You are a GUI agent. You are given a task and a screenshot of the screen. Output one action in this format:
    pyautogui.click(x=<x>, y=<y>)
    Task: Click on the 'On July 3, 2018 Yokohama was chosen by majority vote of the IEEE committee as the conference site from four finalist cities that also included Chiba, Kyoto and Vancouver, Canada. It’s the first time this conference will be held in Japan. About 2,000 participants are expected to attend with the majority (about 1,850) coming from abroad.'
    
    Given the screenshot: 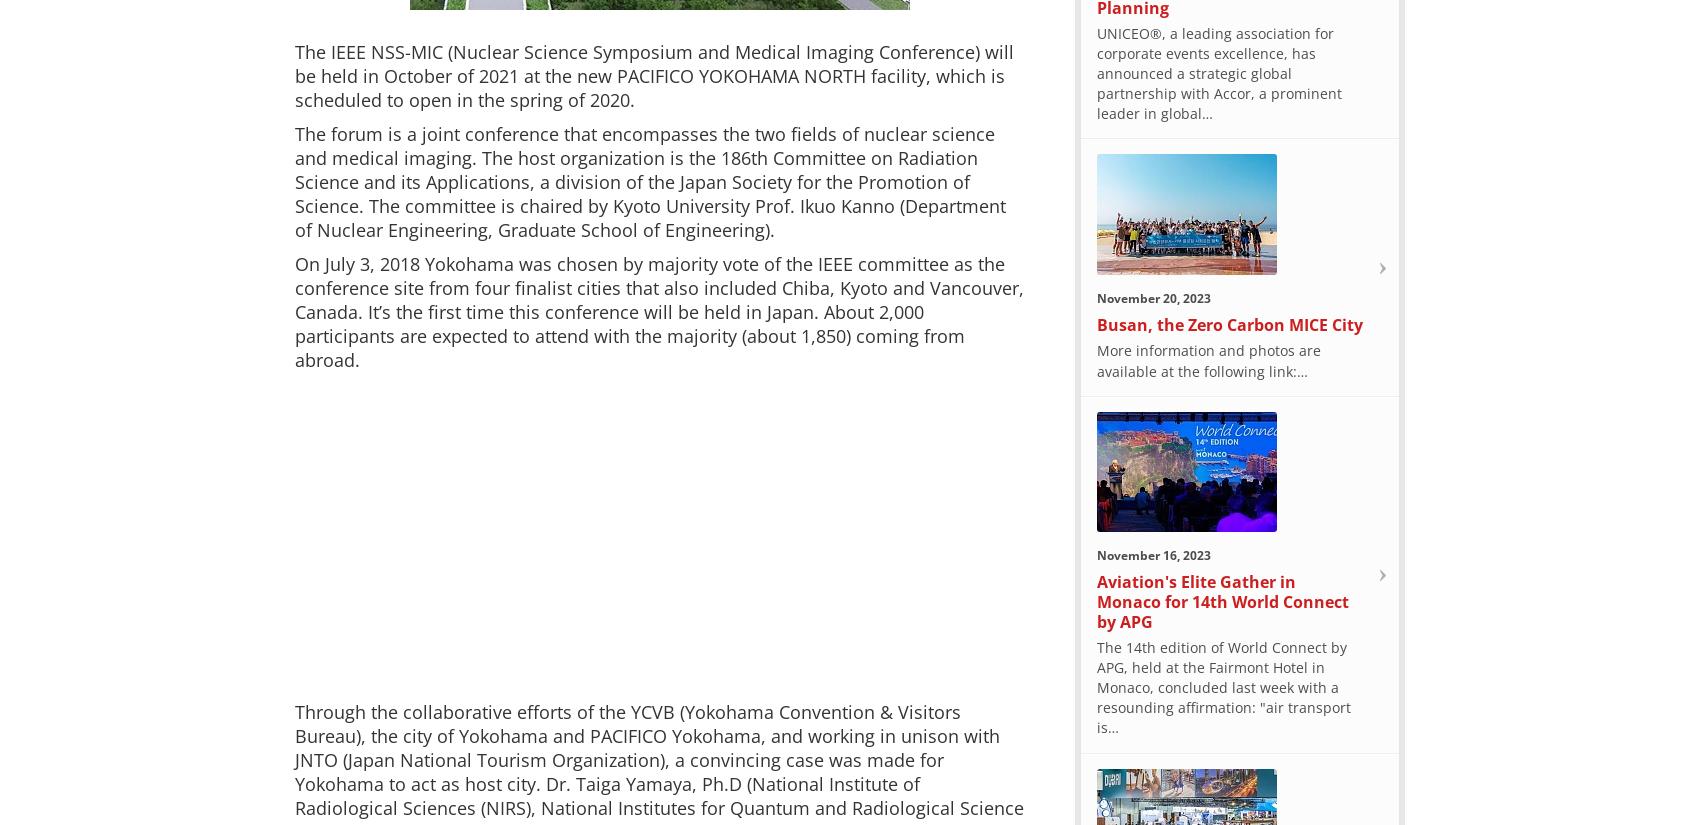 What is the action you would take?
    pyautogui.click(x=659, y=311)
    